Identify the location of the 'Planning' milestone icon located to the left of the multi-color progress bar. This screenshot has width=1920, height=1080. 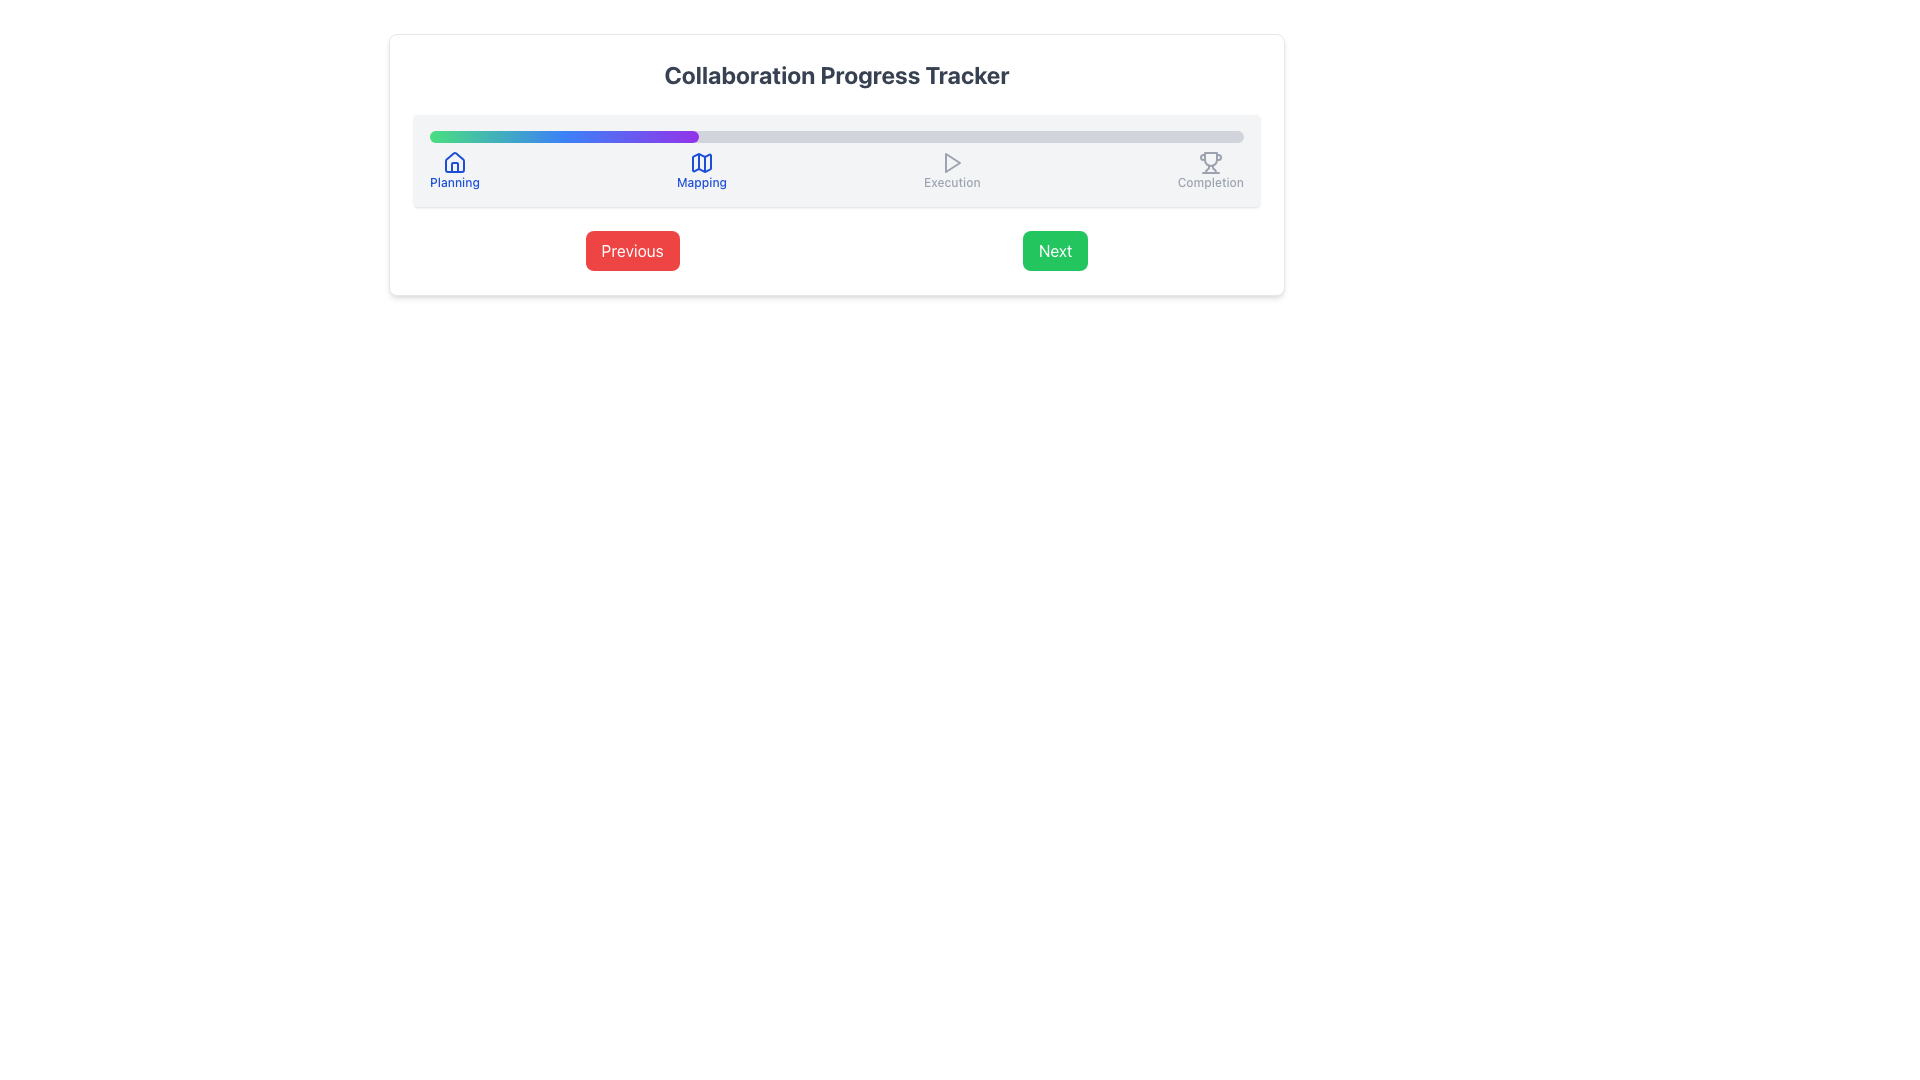
(453, 161).